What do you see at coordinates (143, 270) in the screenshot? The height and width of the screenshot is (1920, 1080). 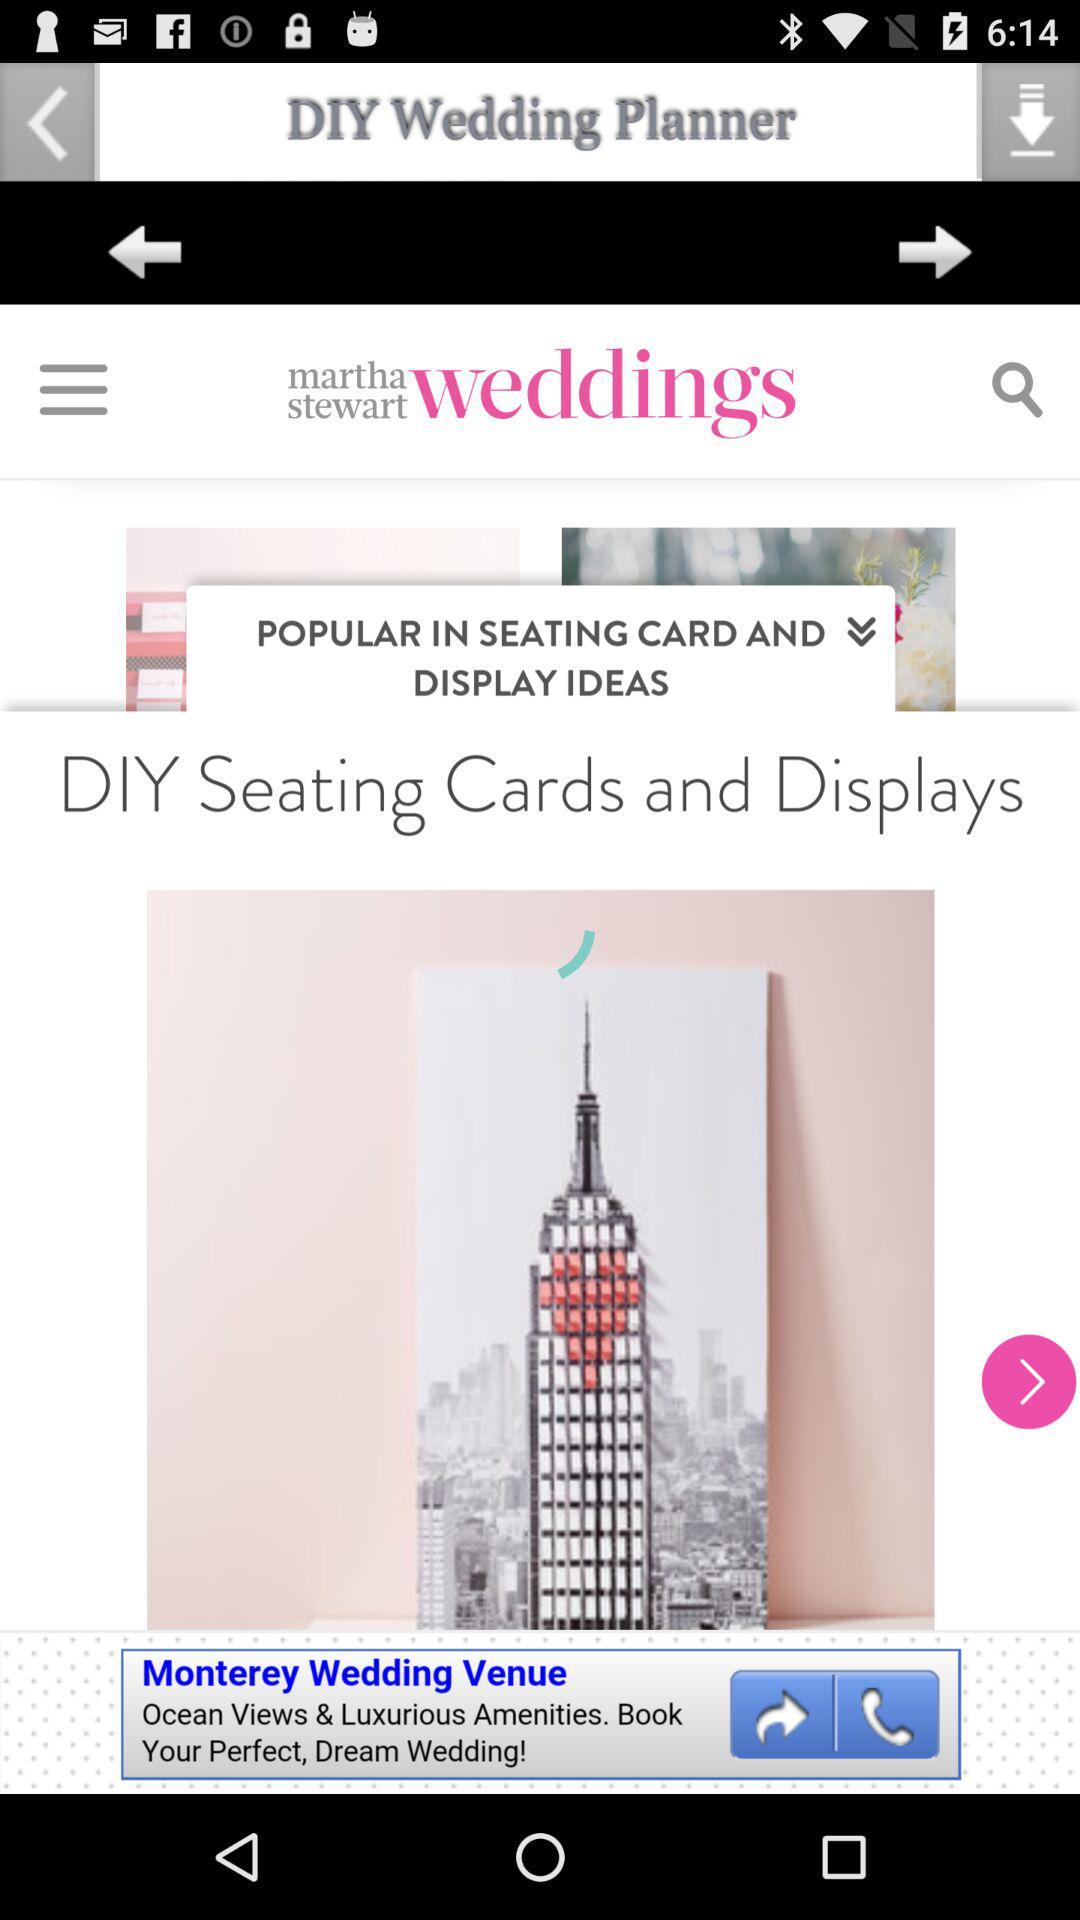 I see `the arrow_backward icon` at bounding box center [143, 270].